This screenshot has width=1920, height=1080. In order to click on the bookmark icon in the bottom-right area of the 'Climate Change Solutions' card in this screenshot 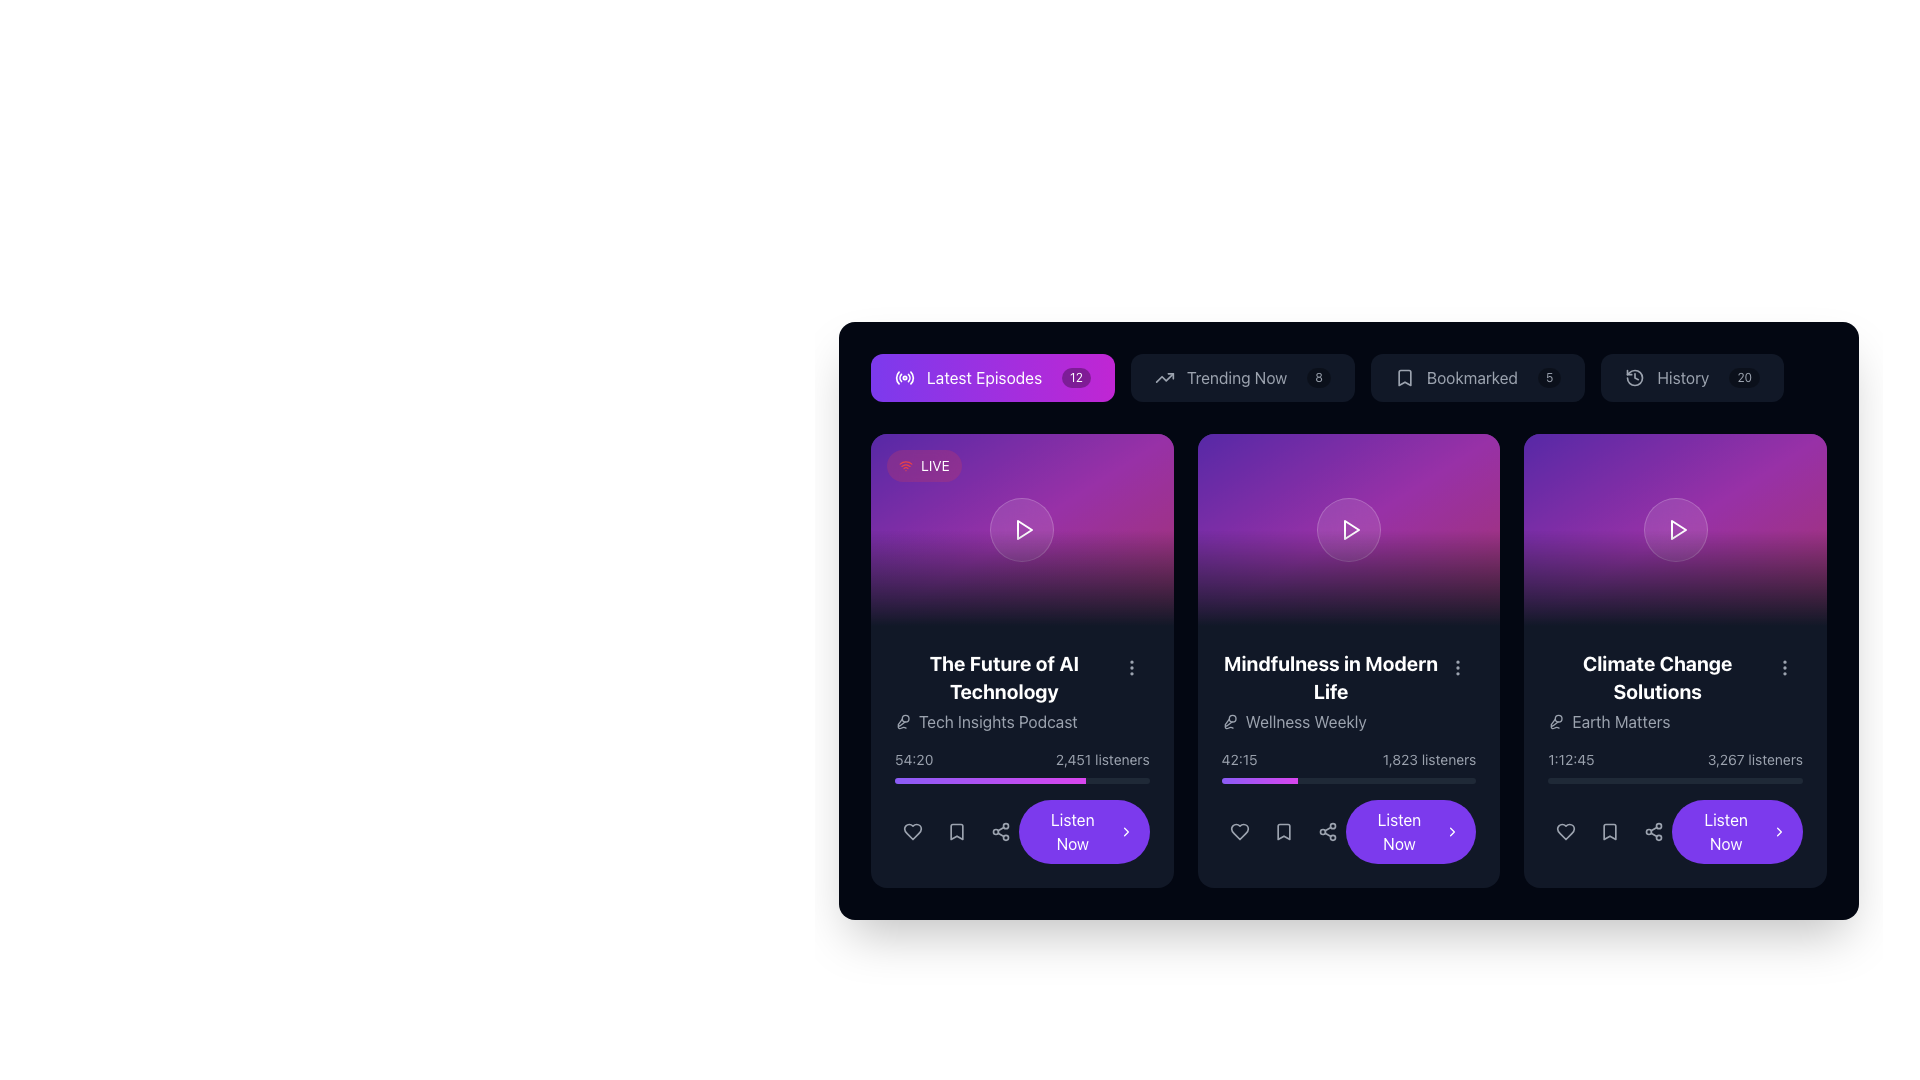, I will do `click(1610, 832)`.